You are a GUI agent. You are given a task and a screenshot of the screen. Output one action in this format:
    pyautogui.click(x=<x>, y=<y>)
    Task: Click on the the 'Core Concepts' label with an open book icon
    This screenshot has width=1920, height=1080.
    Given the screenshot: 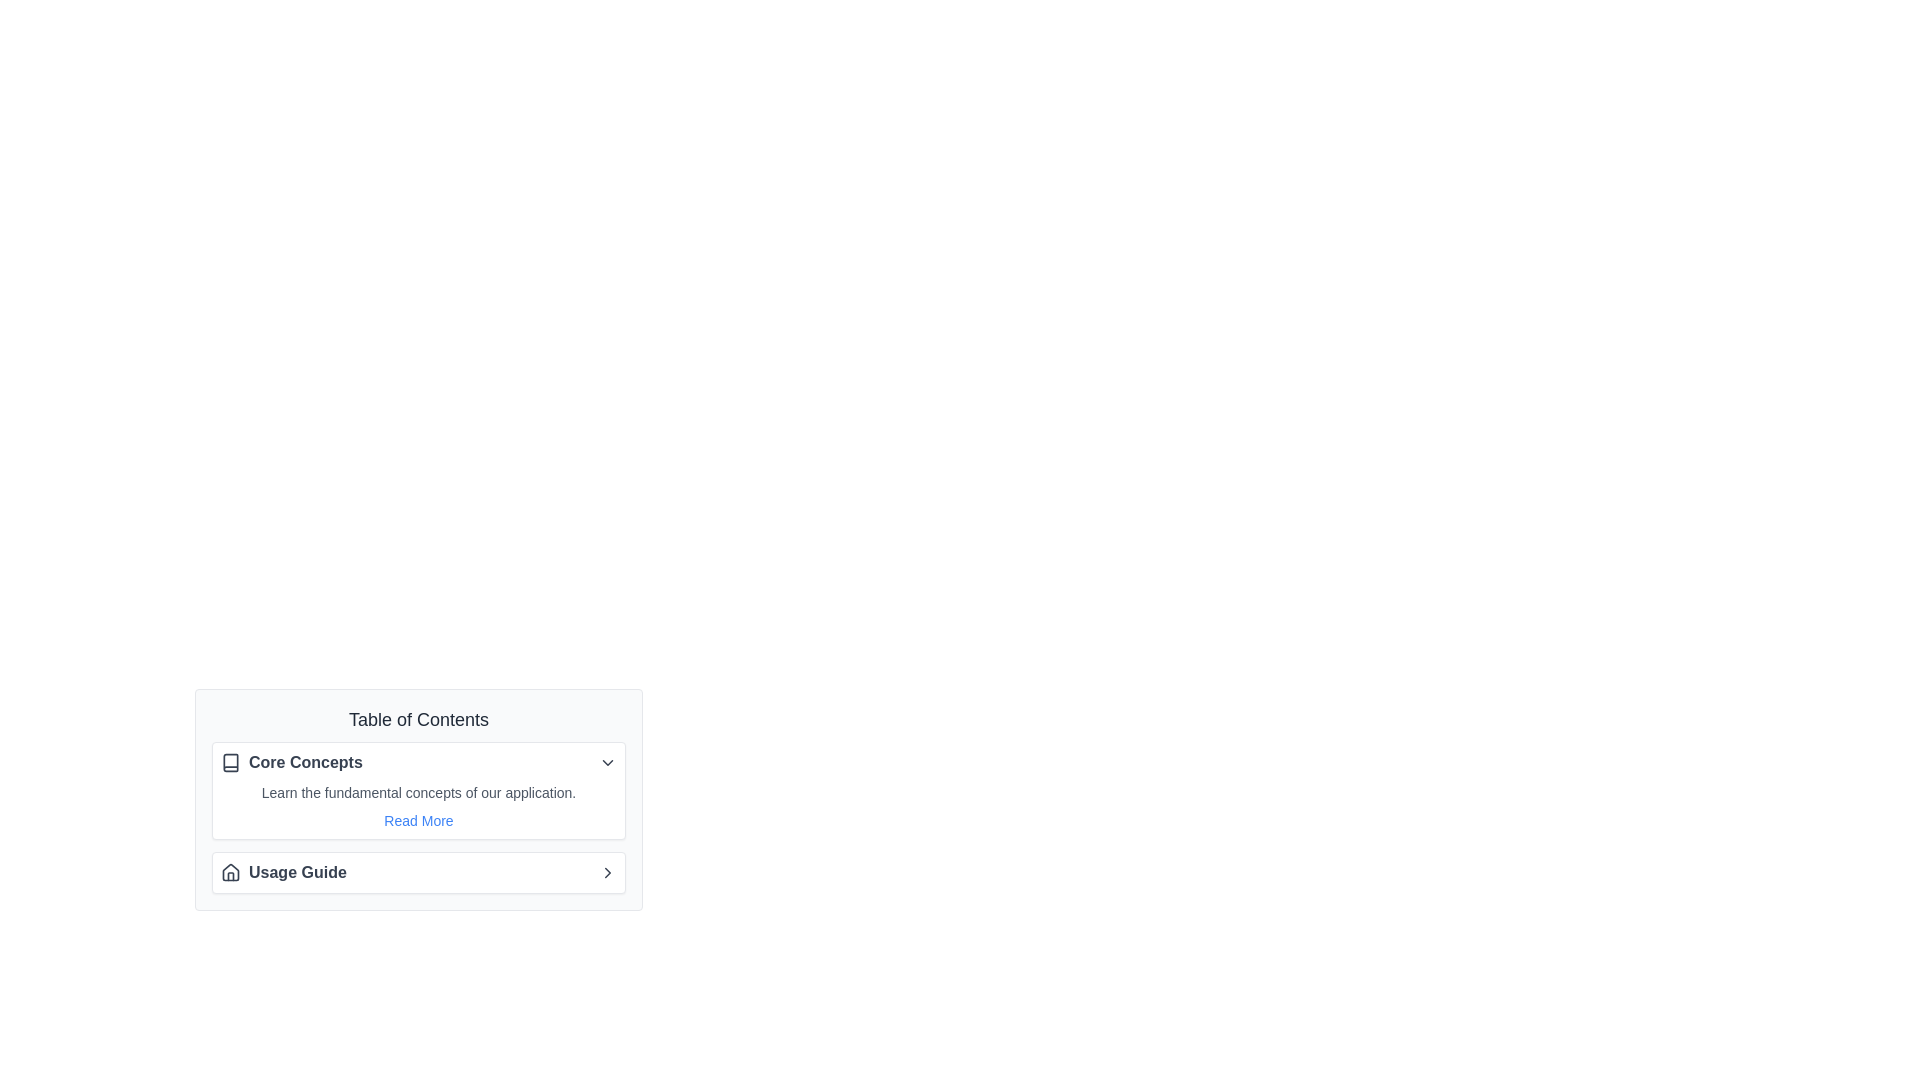 What is the action you would take?
    pyautogui.click(x=290, y=763)
    